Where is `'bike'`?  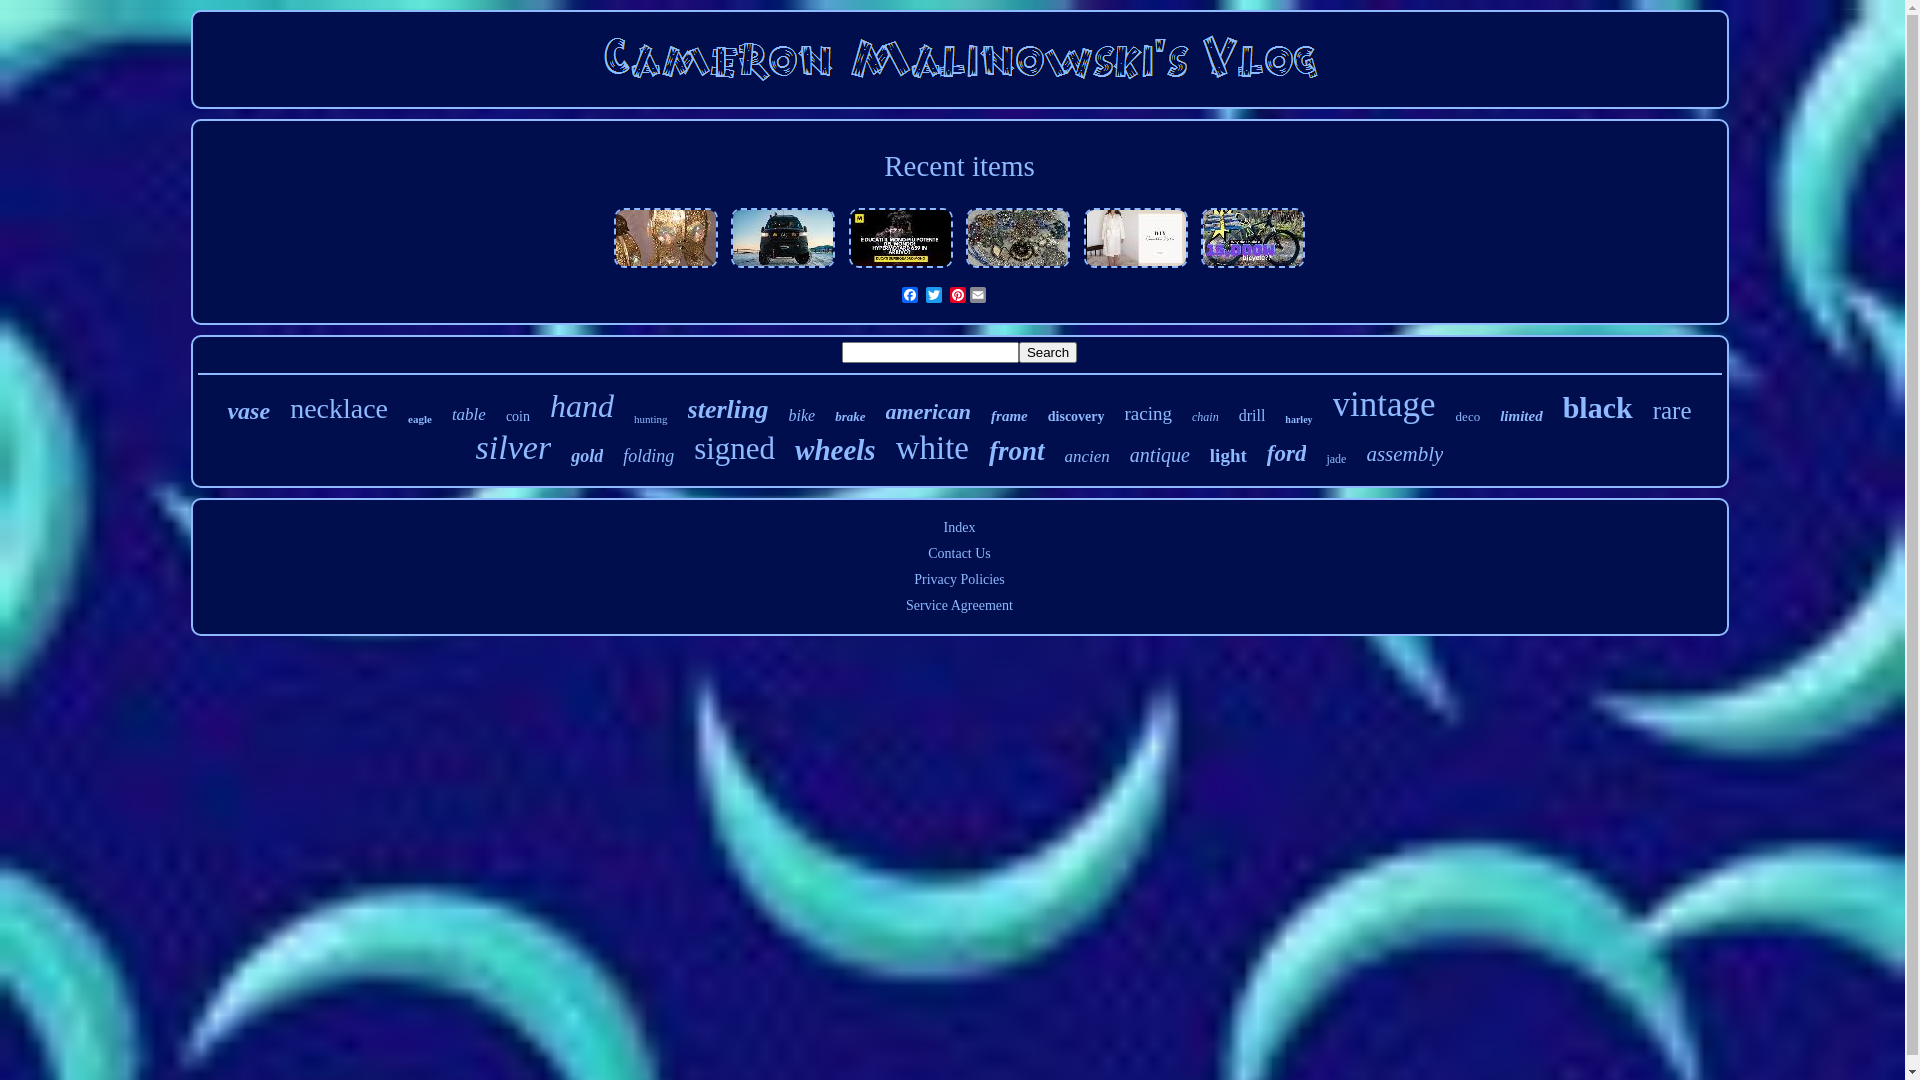 'bike' is located at coordinates (787, 415).